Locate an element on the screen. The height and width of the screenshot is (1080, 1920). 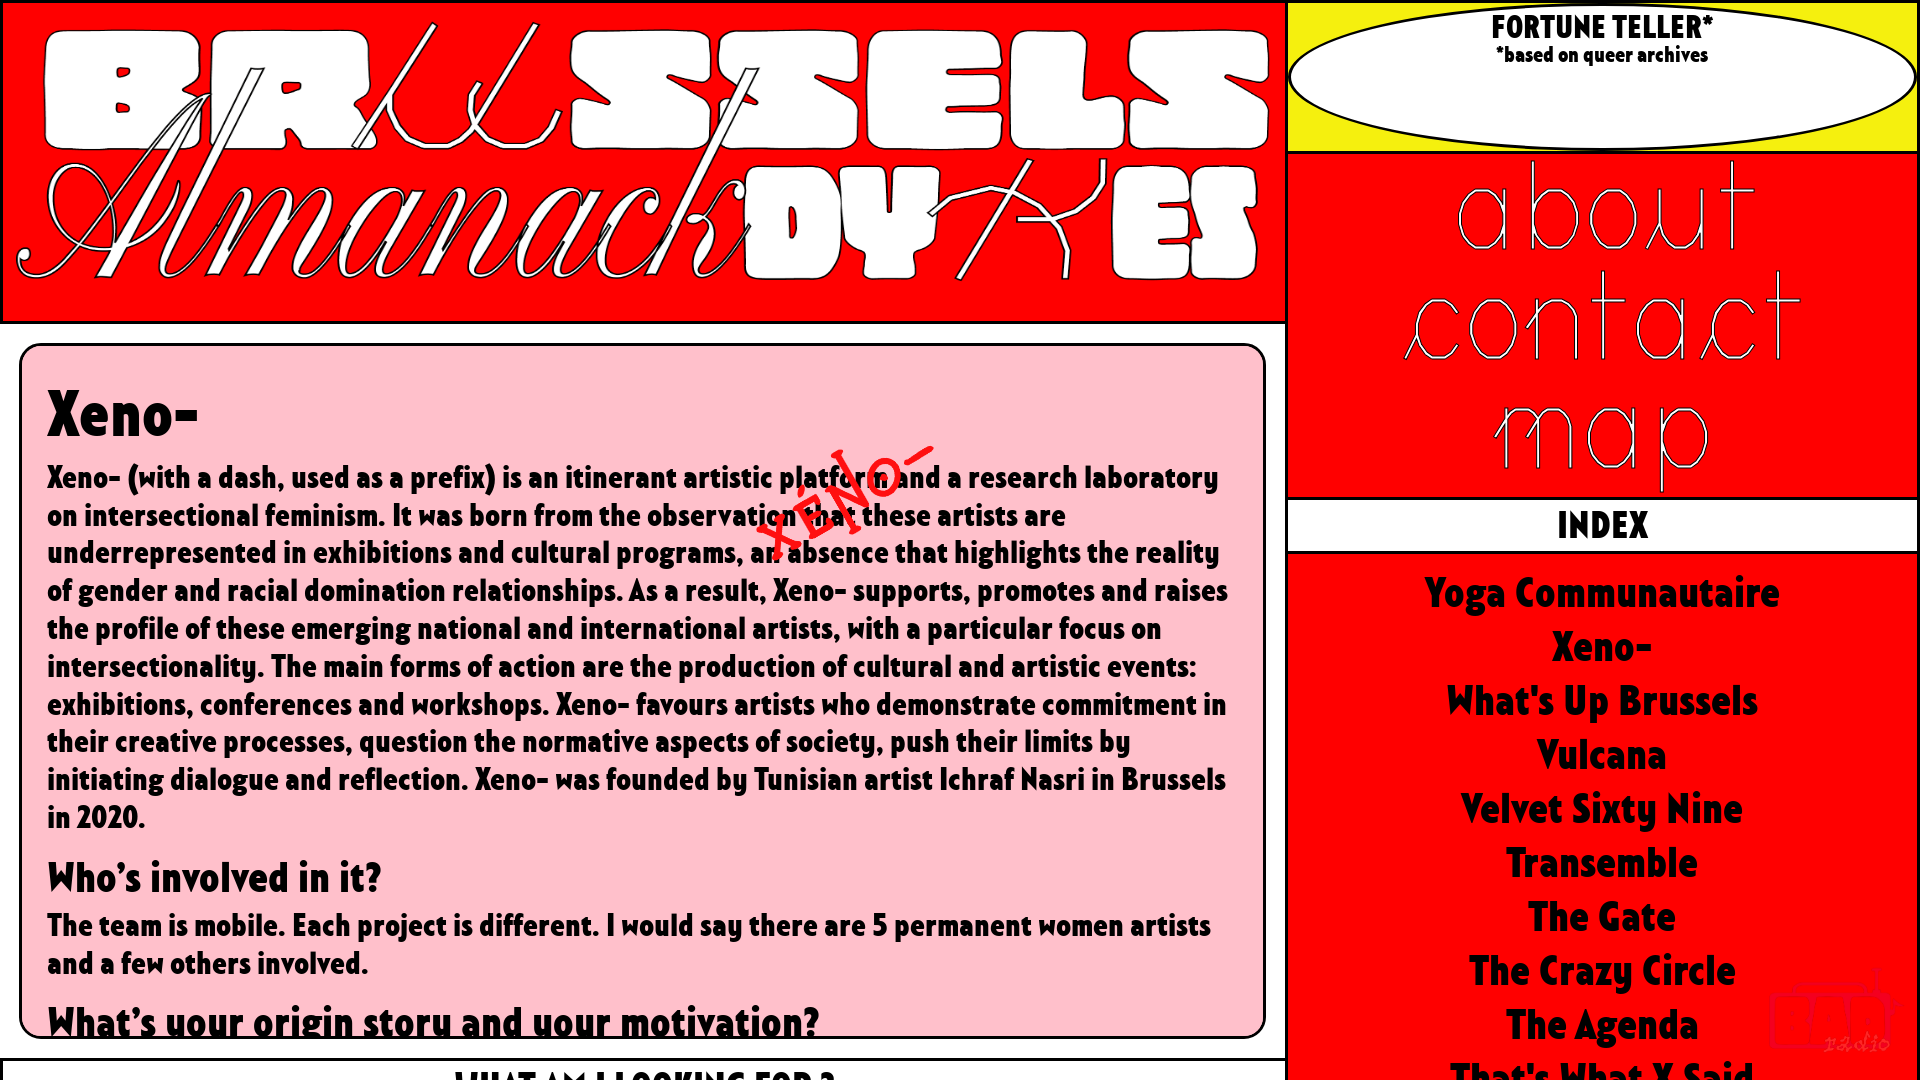
'The Agenda' is located at coordinates (1506, 1025).